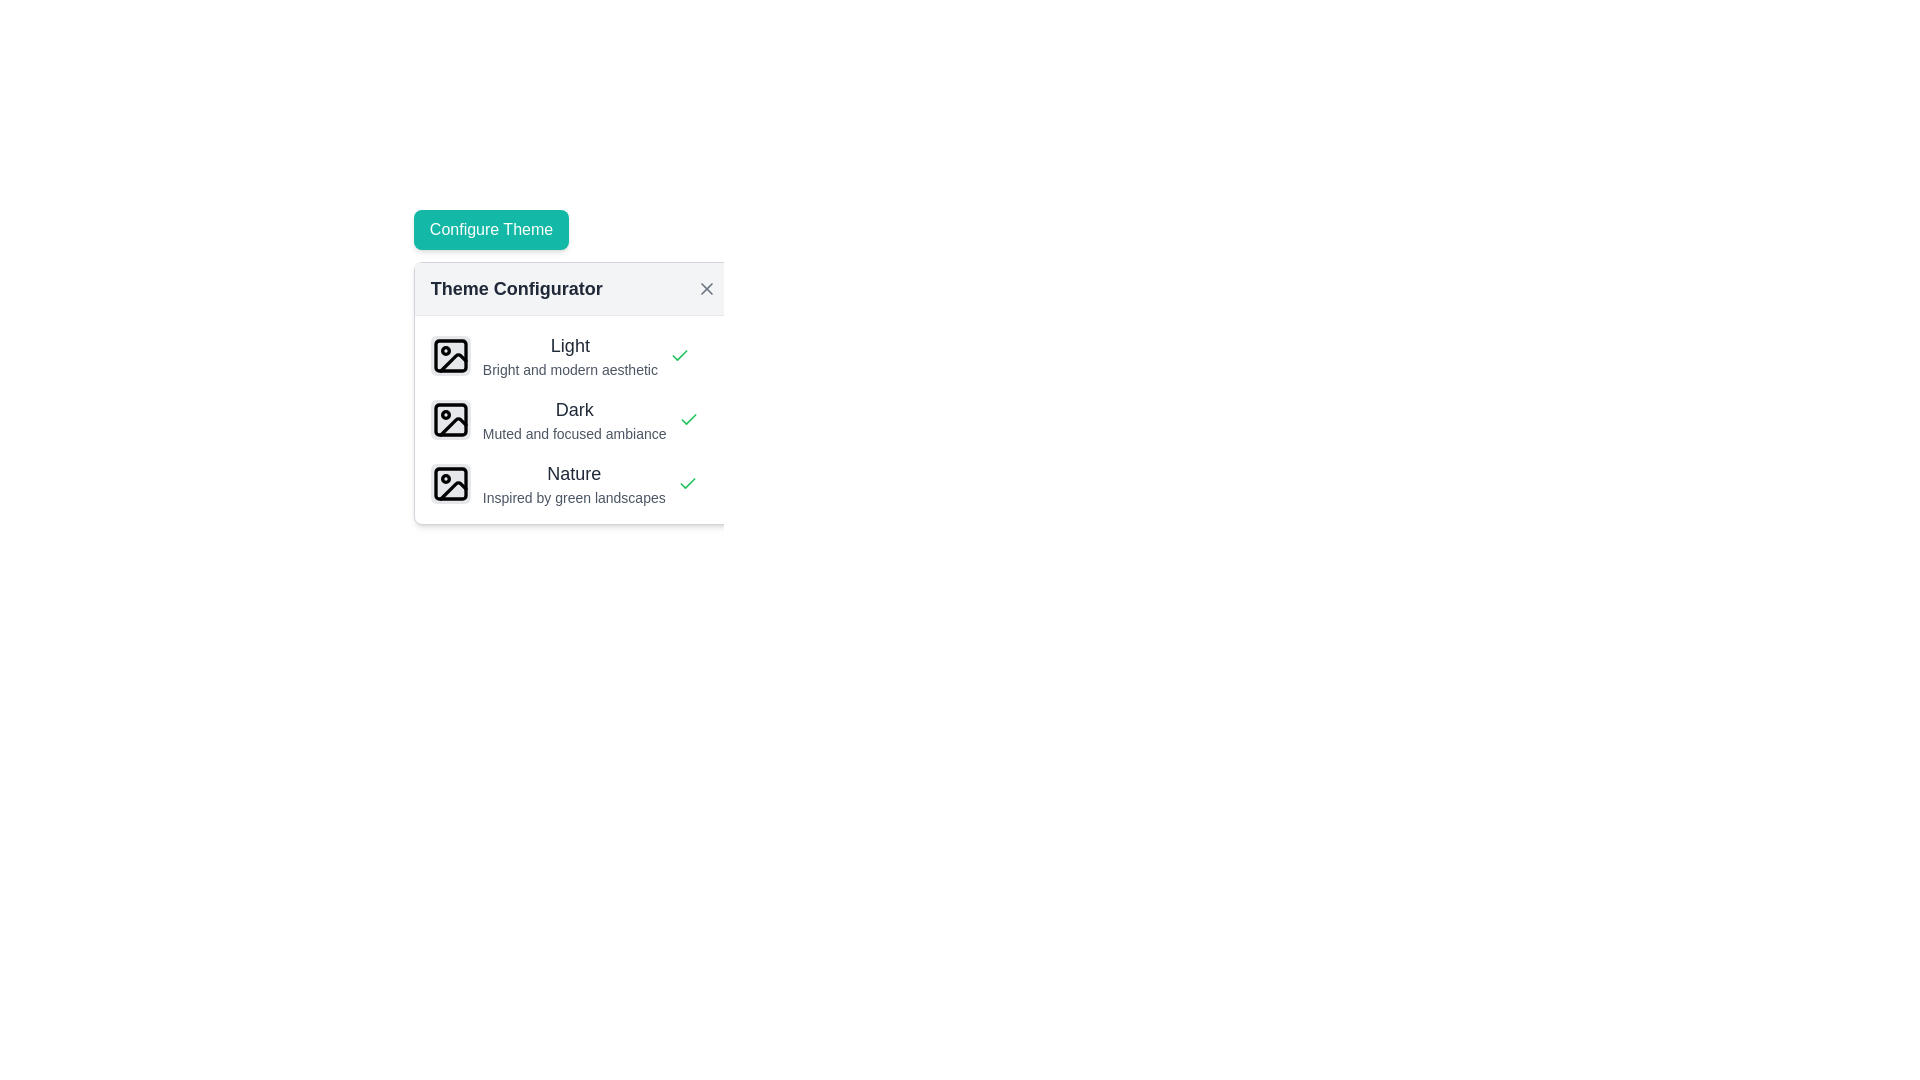 The height and width of the screenshot is (1080, 1920). Describe the element at coordinates (572, 419) in the screenshot. I see `the second selectable theme item labeled 'Dark' in the 'Theme Configurator' popup` at that location.